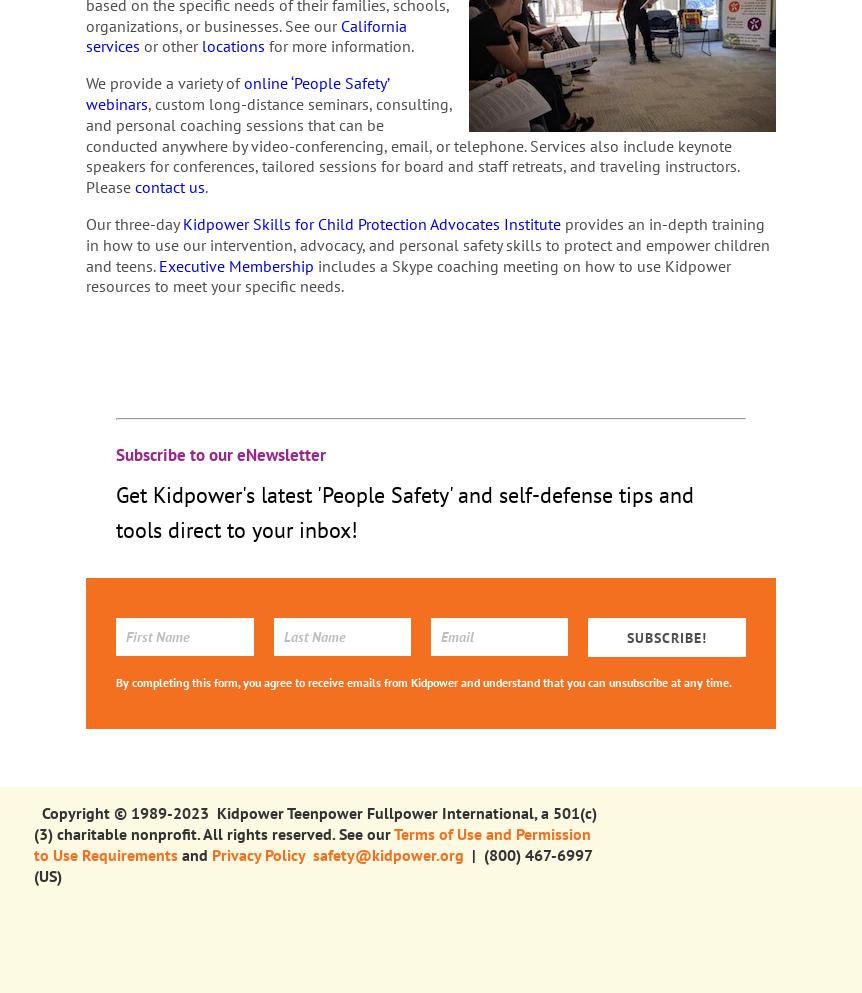  What do you see at coordinates (386, 853) in the screenshot?
I see `'safety@kidpower.org'` at bounding box center [386, 853].